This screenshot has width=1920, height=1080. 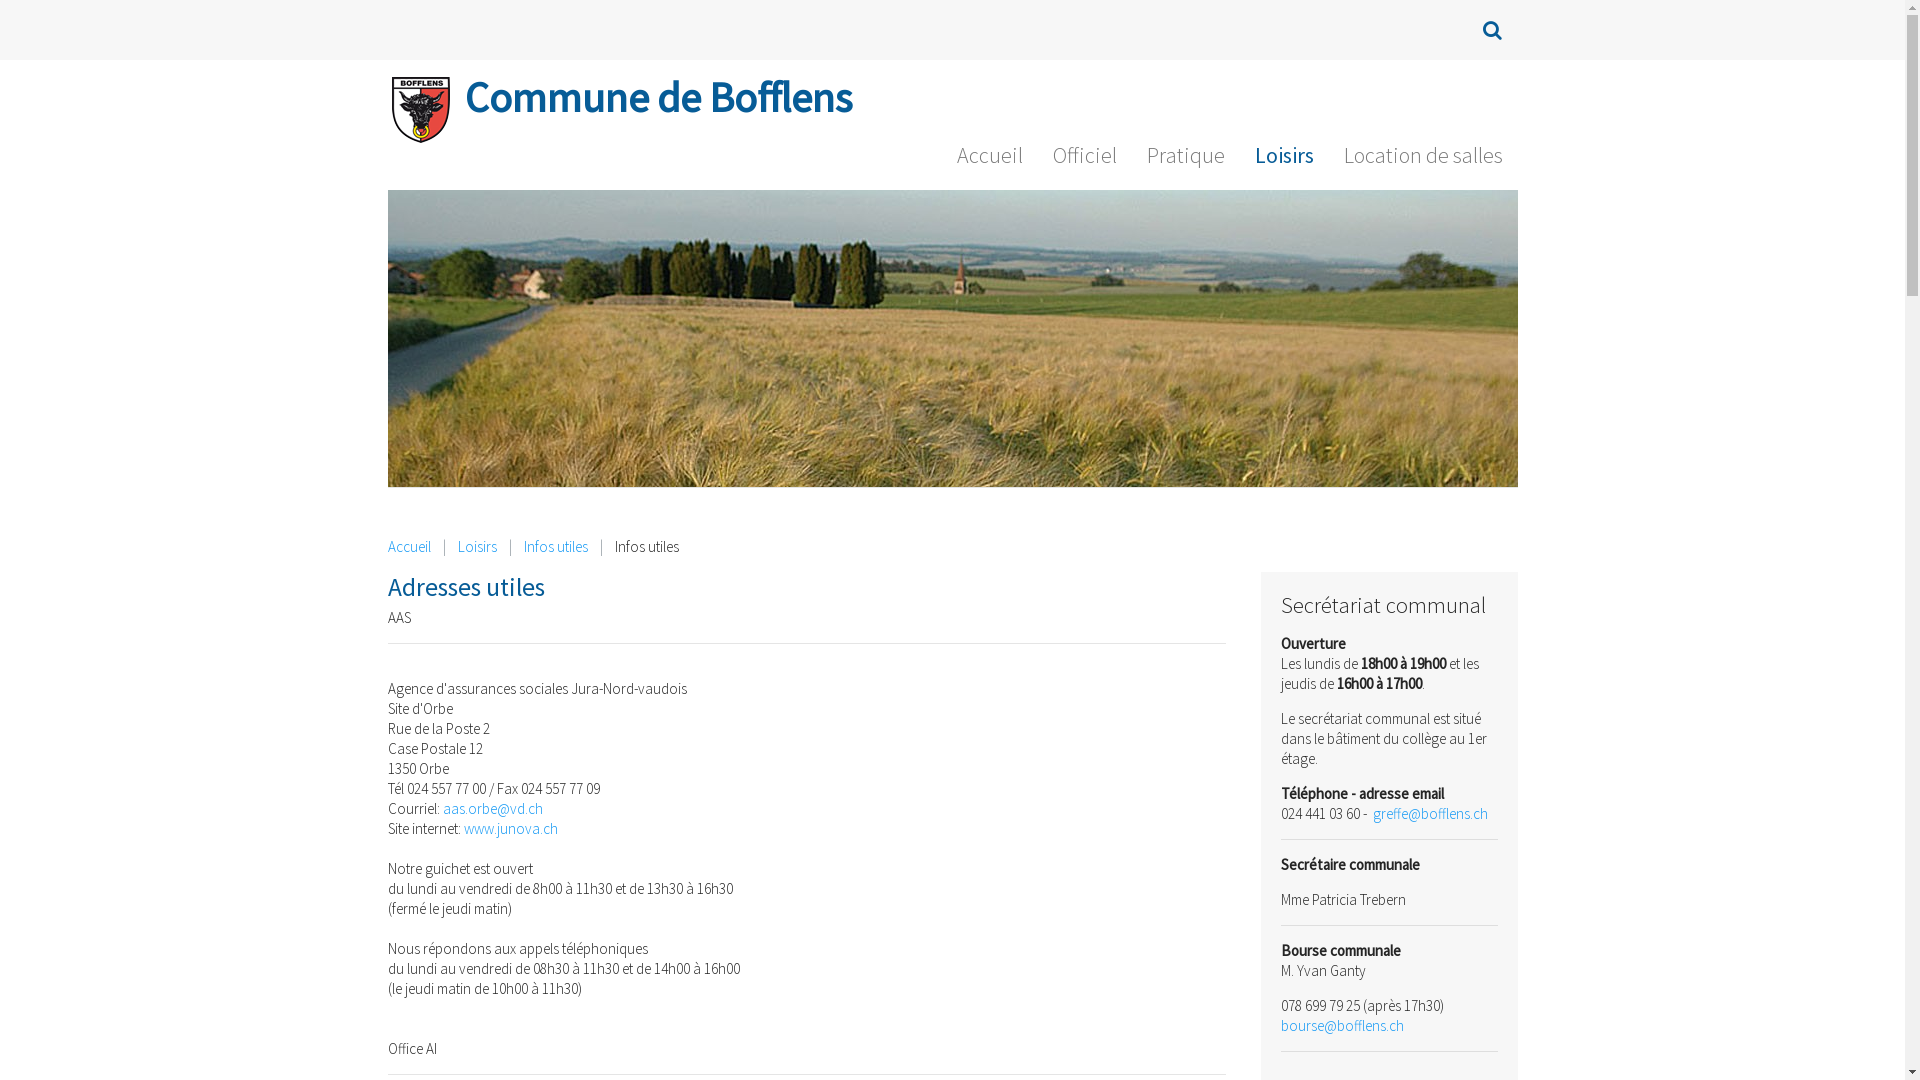 What do you see at coordinates (491, 807) in the screenshot?
I see `'aas.orbe@vd.ch'` at bounding box center [491, 807].